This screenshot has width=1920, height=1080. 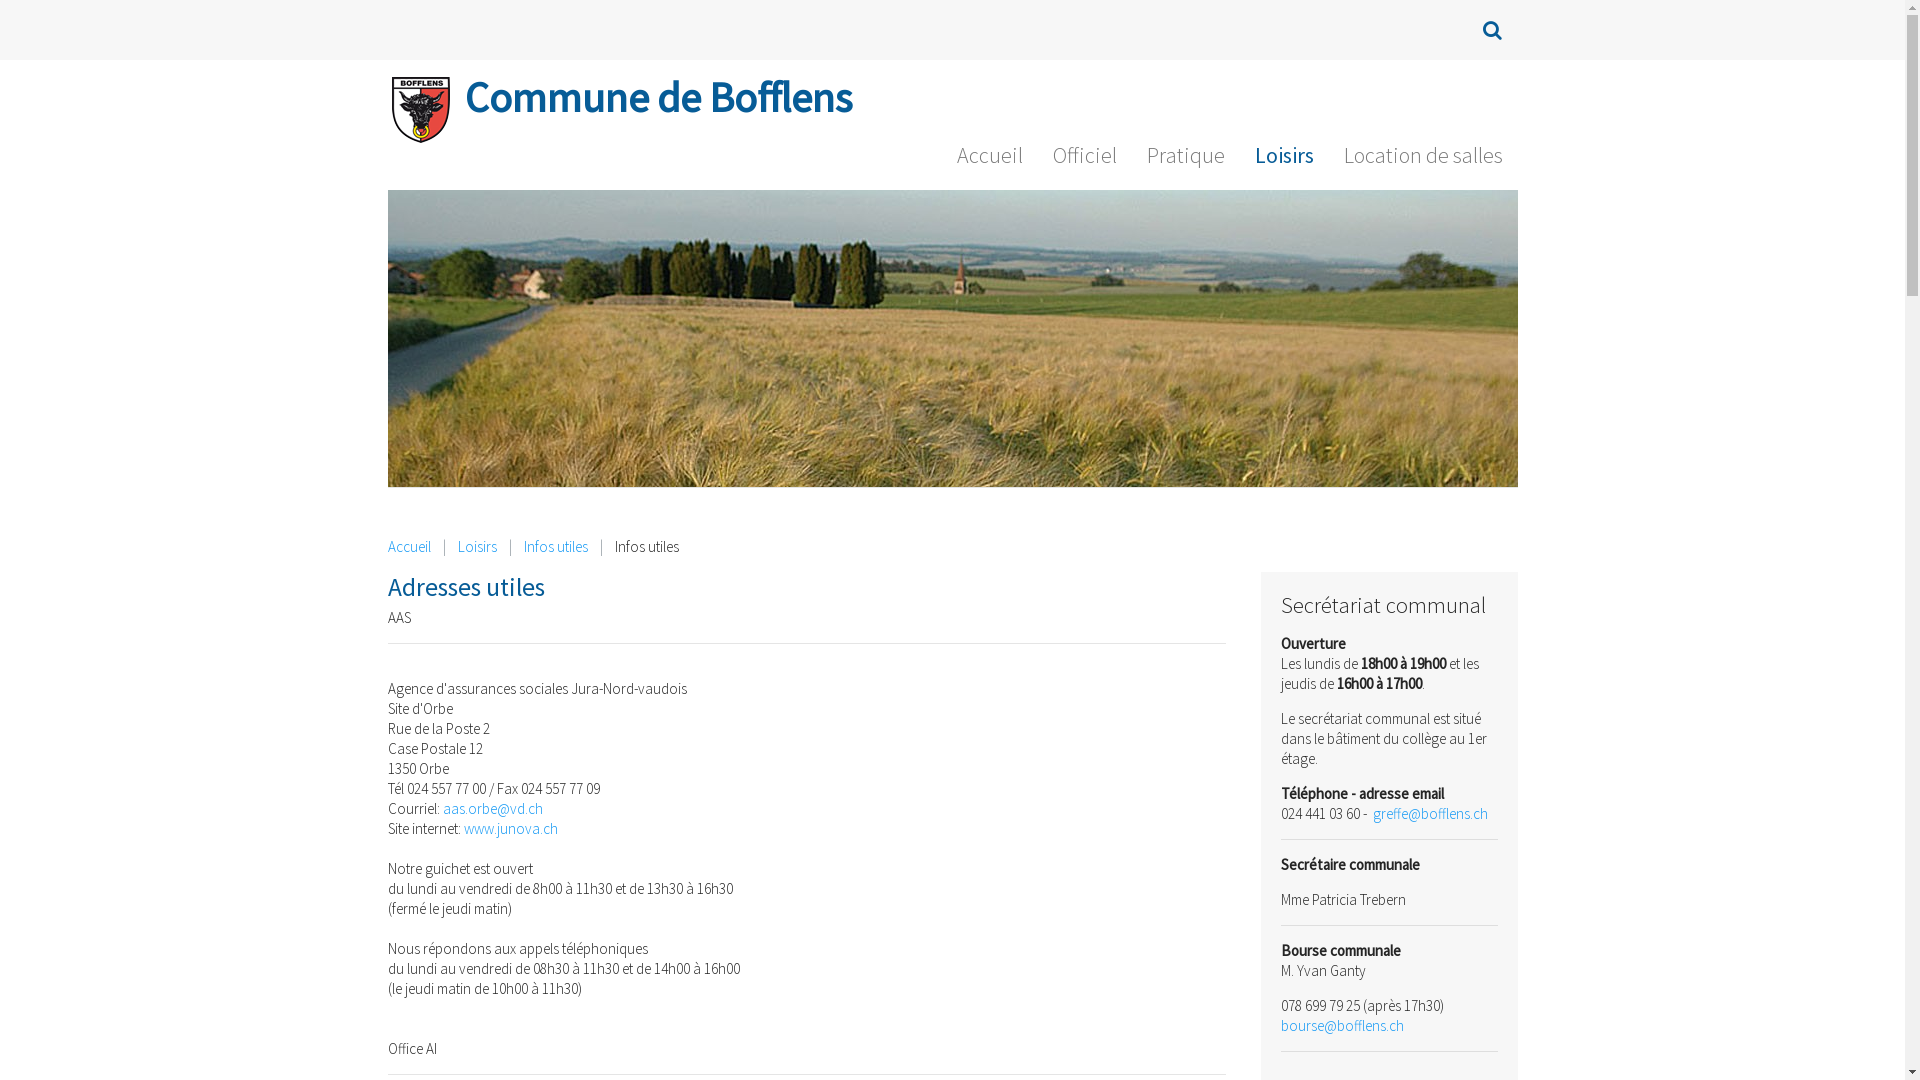 What do you see at coordinates (491, 807) in the screenshot?
I see `'aas.orbe@vd.ch'` at bounding box center [491, 807].